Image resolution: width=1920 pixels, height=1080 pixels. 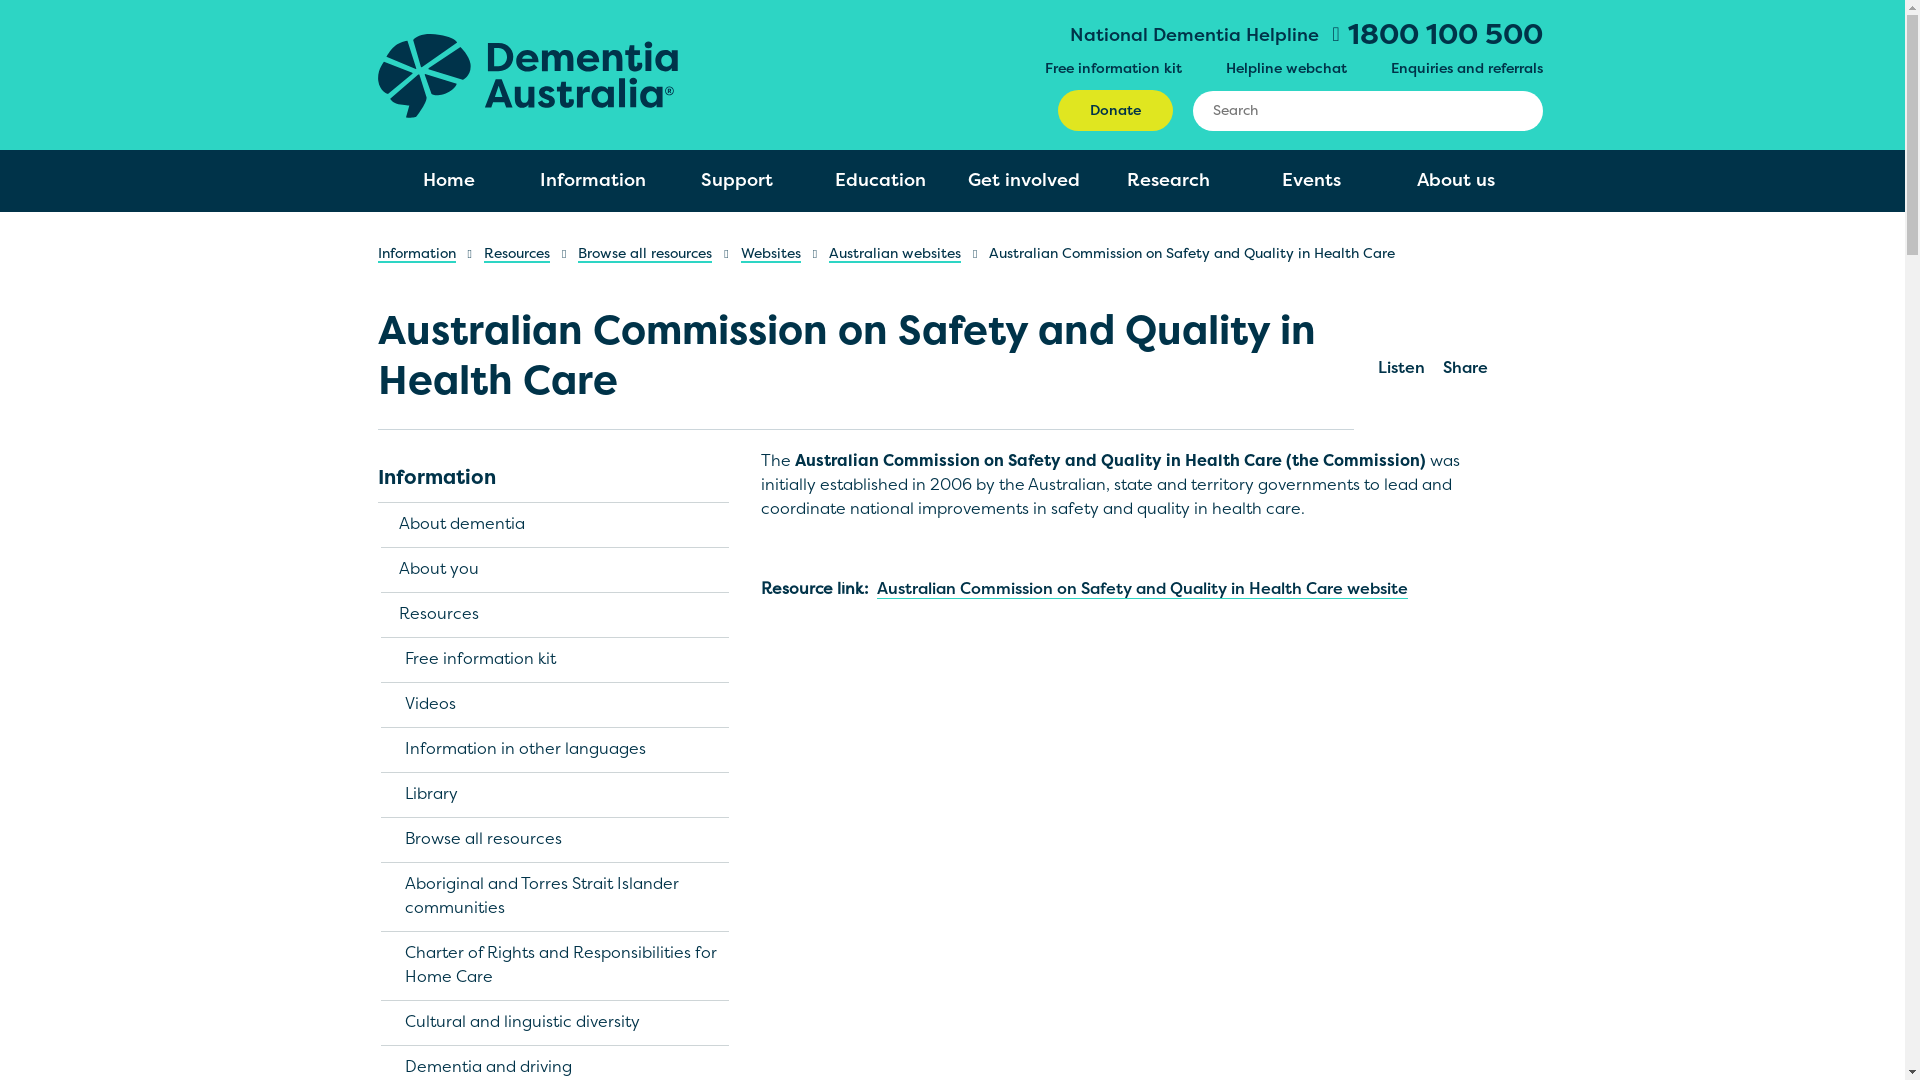 I want to click on 'Education', so click(x=880, y=181).